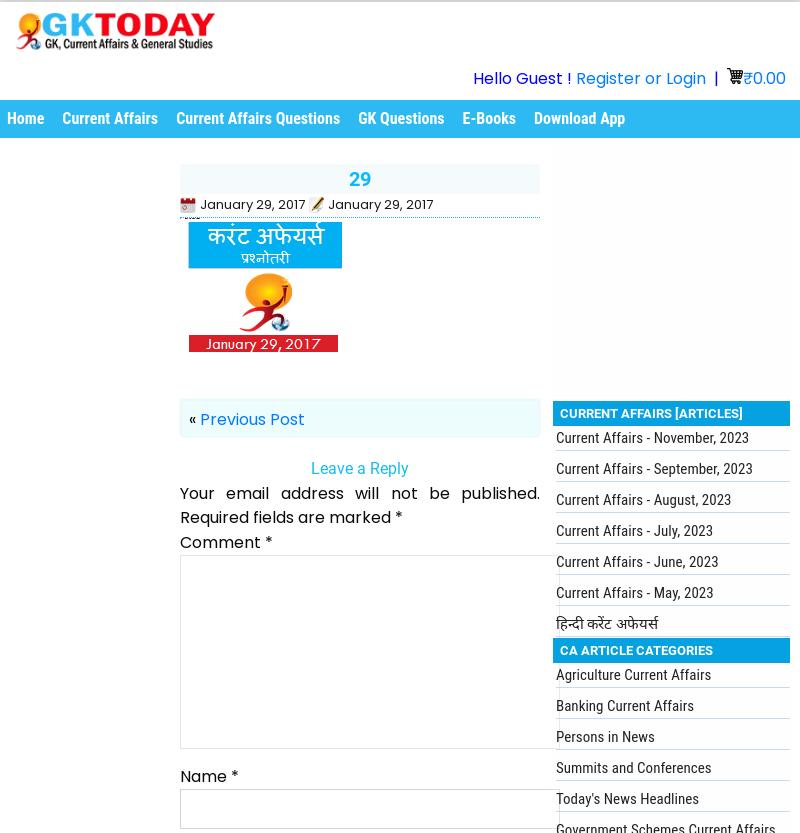  Describe the element at coordinates (753, 77) in the screenshot. I see `'0.00'` at that location.